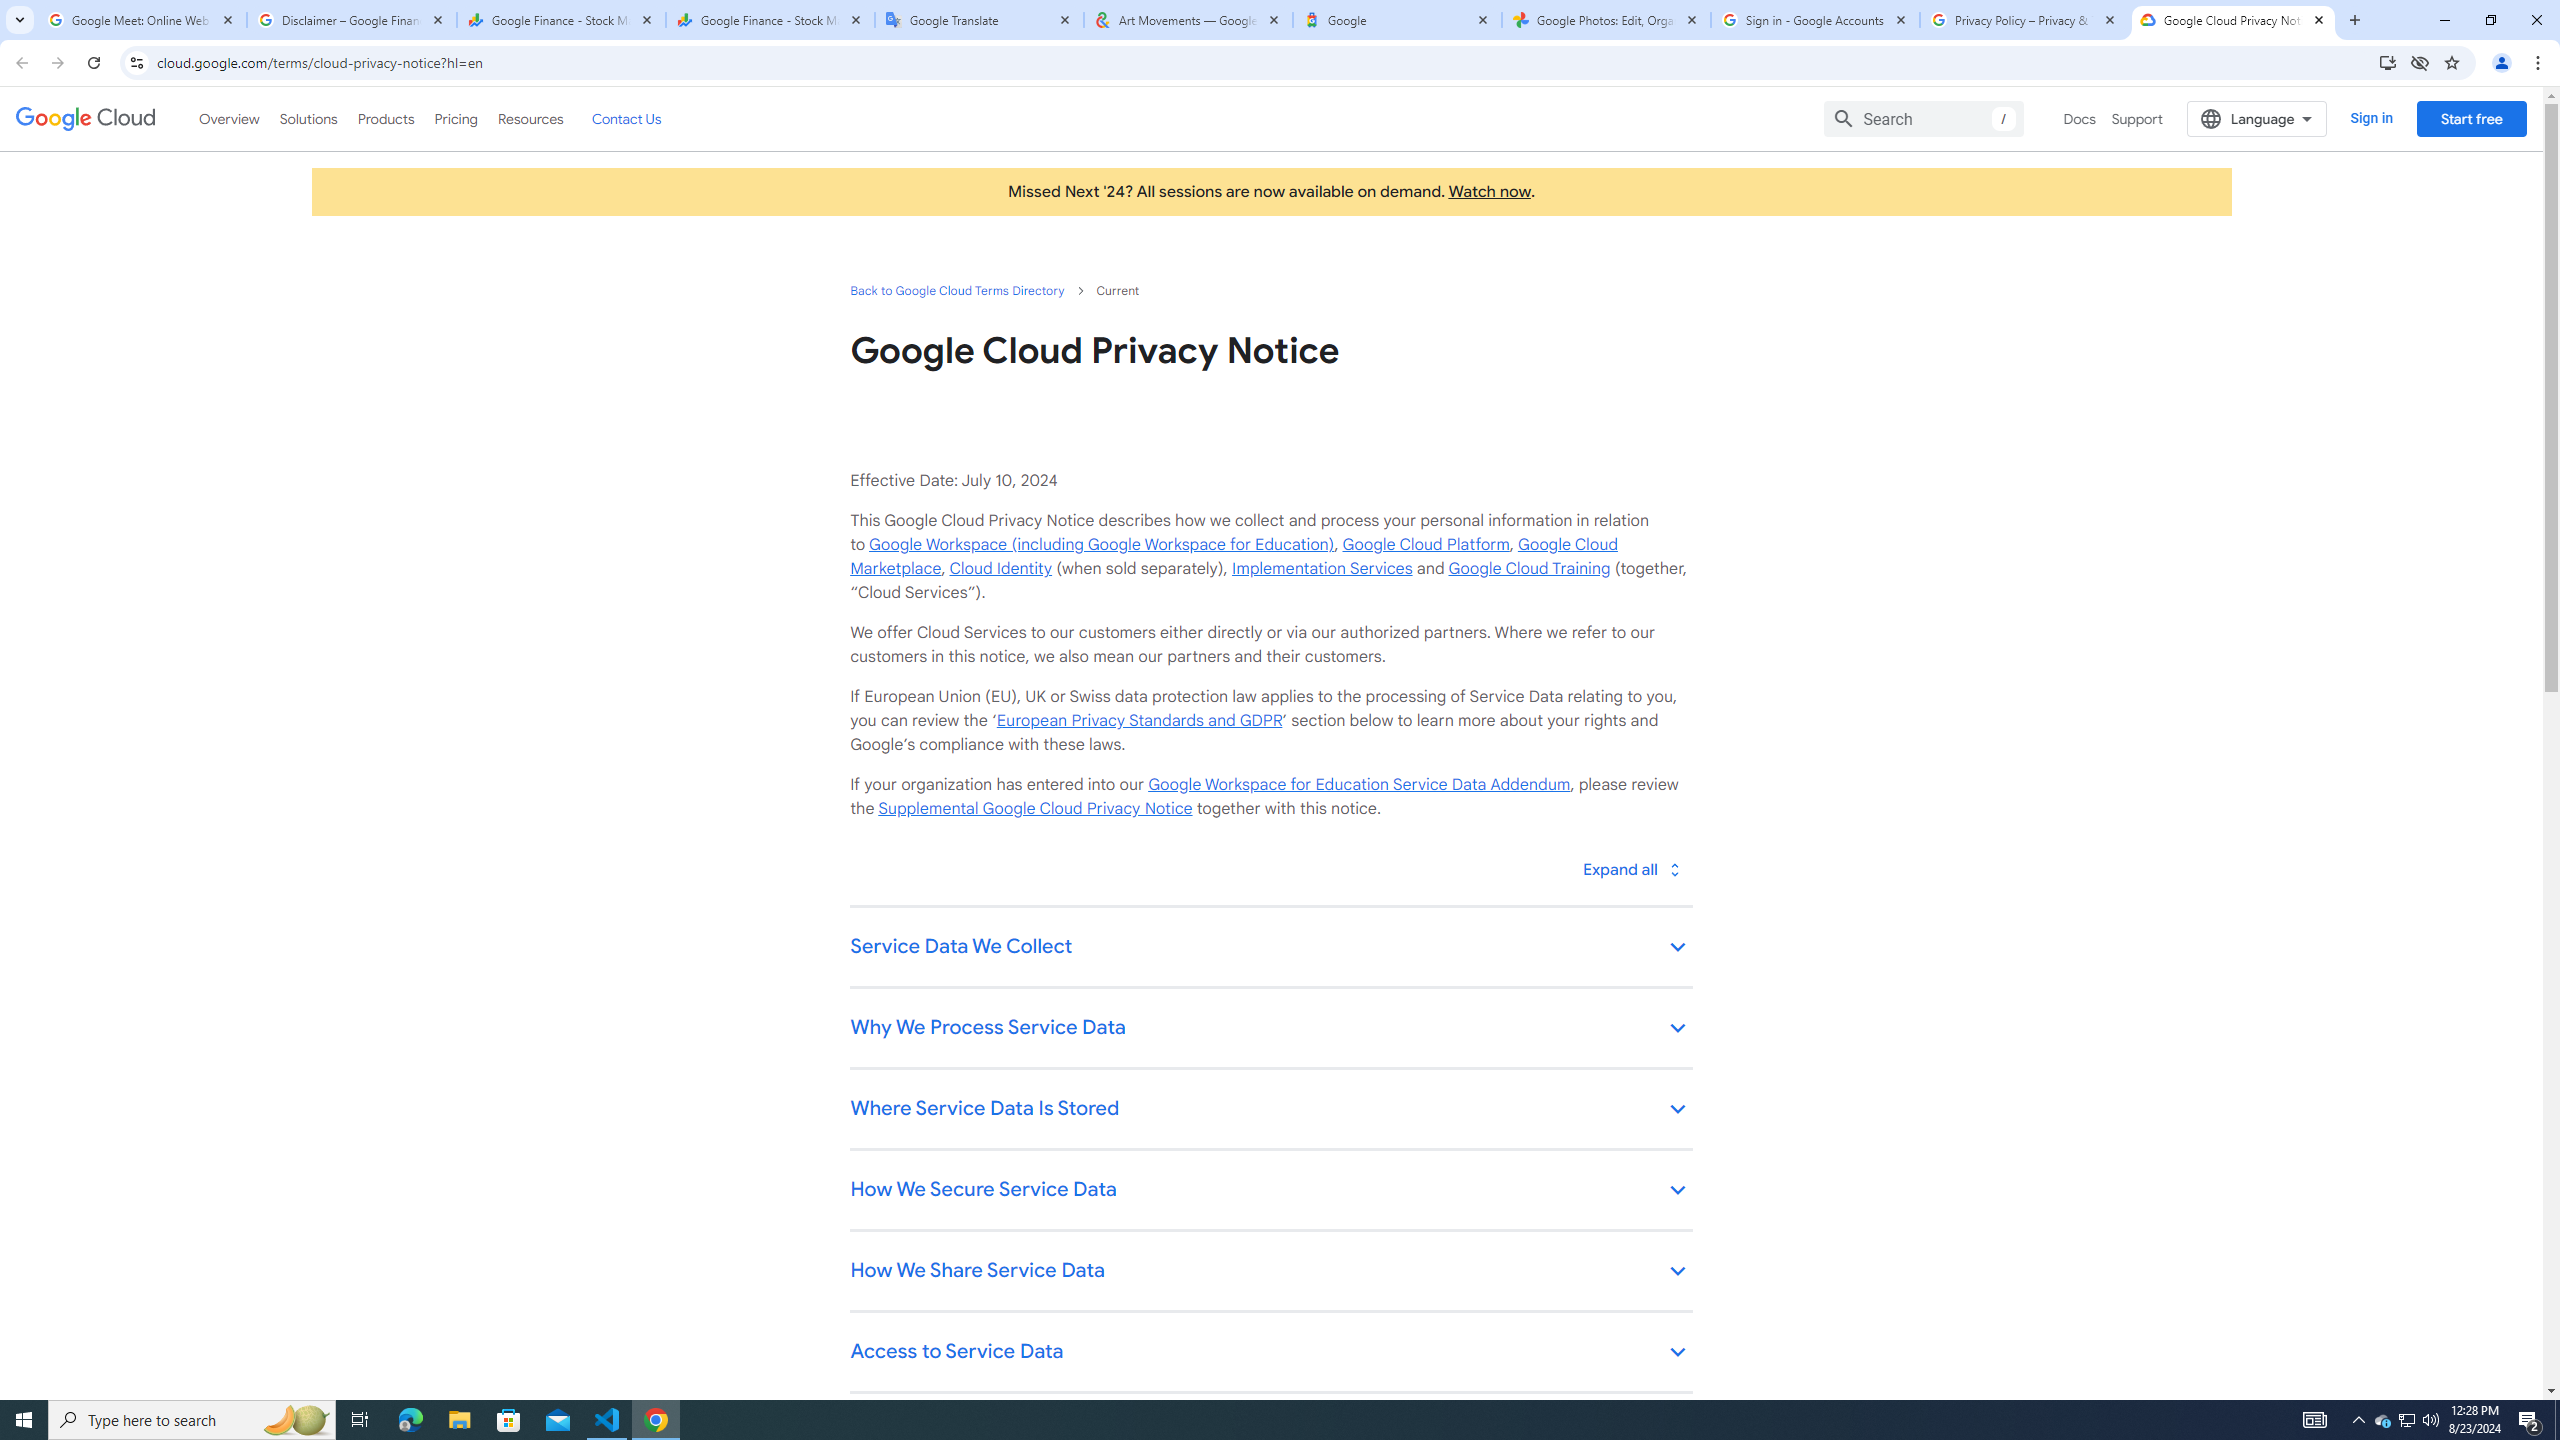 The height and width of the screenshot is (1440, 2560). Describe the element at coordinates (2233, 19) in the screenshot. I see `'Google Cloud Privacy Notice'` at that location.